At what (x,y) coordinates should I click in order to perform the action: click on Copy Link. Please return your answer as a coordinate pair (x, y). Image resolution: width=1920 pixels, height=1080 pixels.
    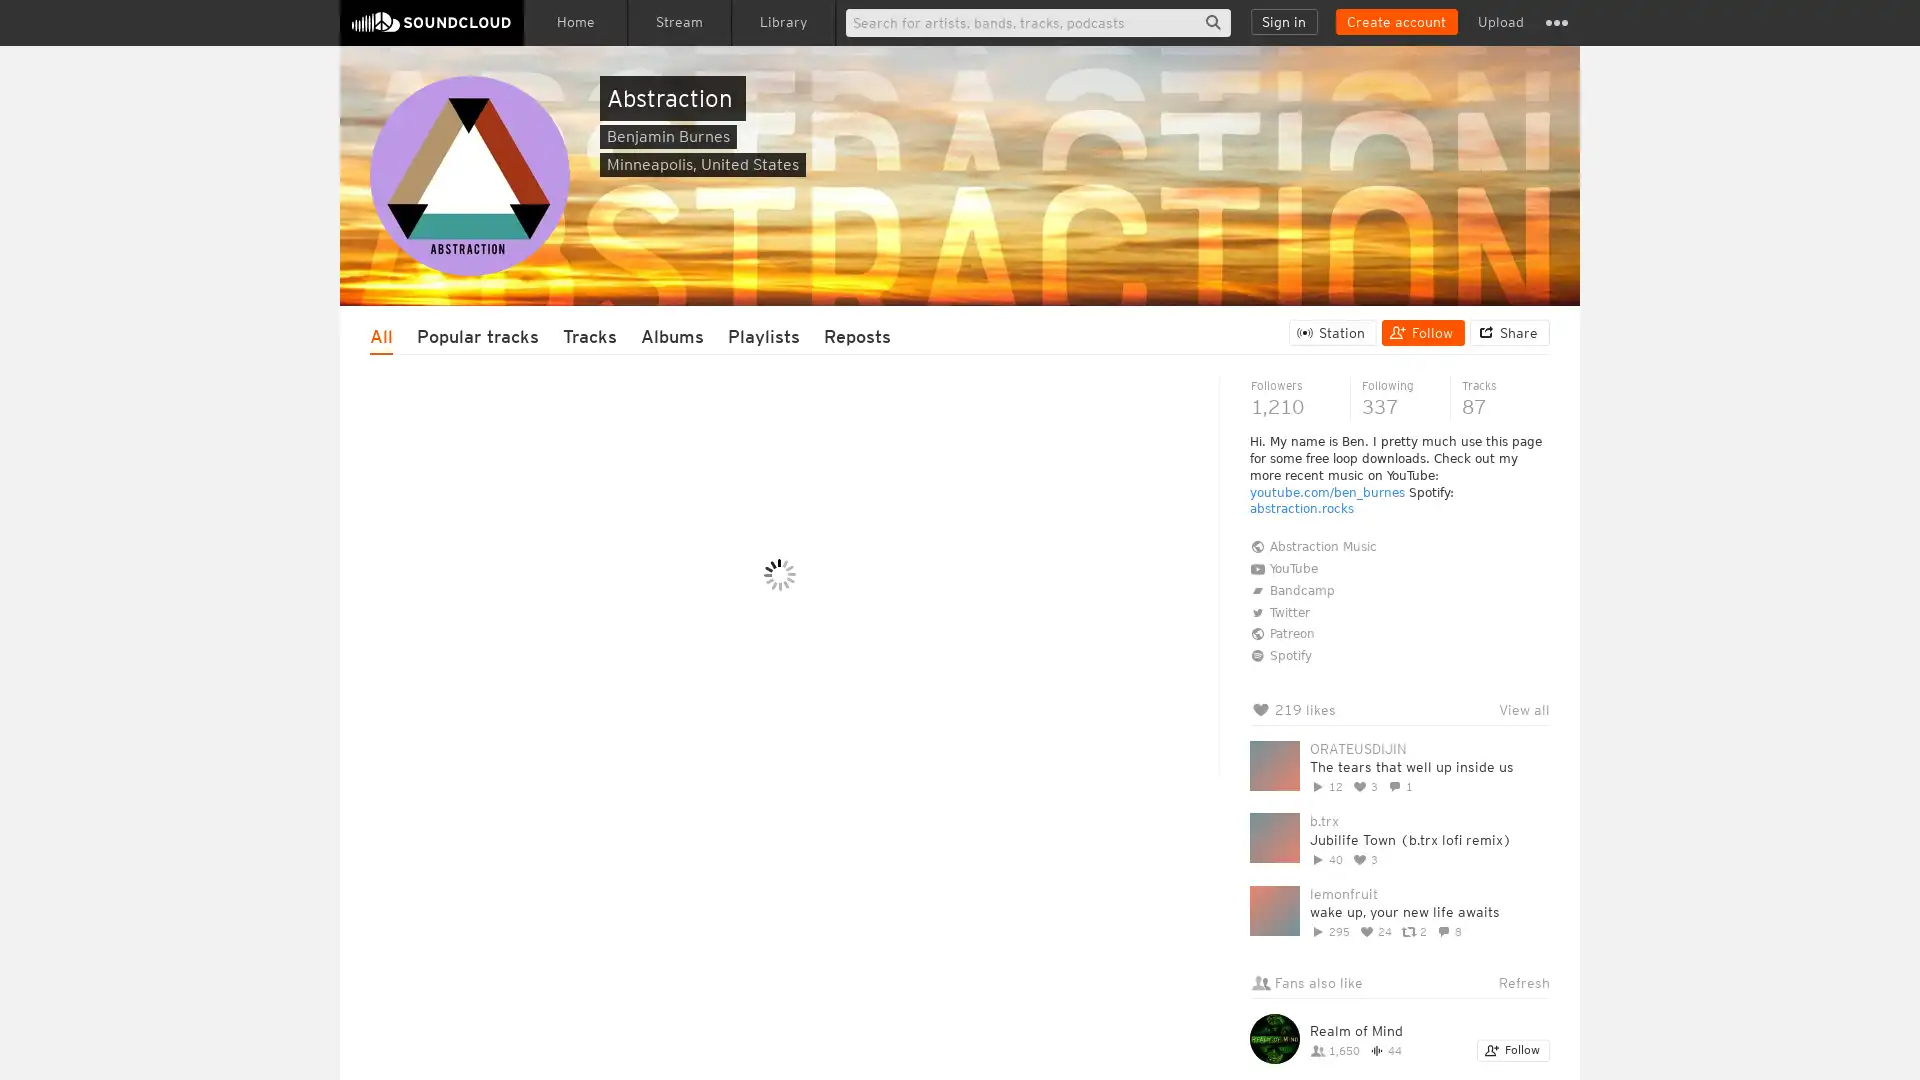
    Looking at the image, I should click on (798, 596).